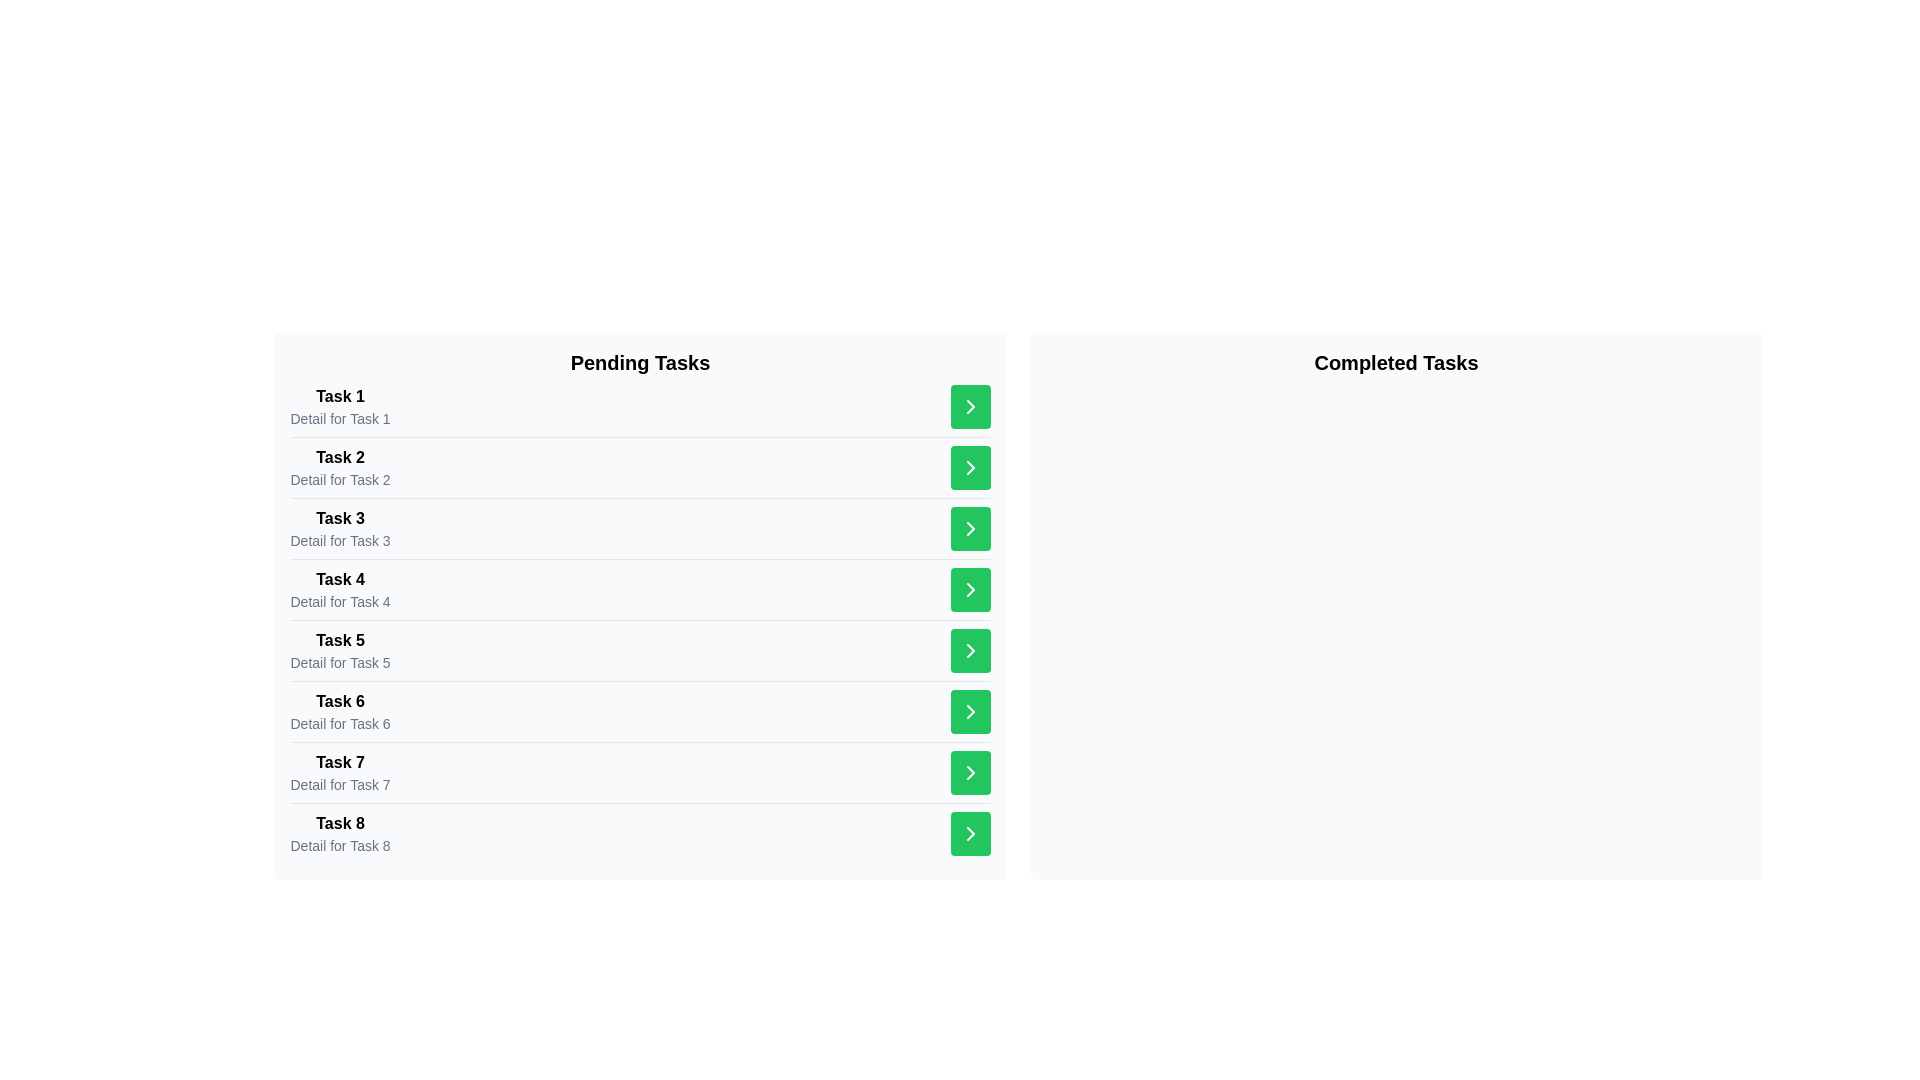  What do you see at coordinates (340, 701) in the screenshot?
I see `text label indicating the title of the task, which is the sixth entry in the 'Pending Tasks' section, located to the left of the green icon and above 'Detail for Task 6.'` at bounding box center [340, 701].